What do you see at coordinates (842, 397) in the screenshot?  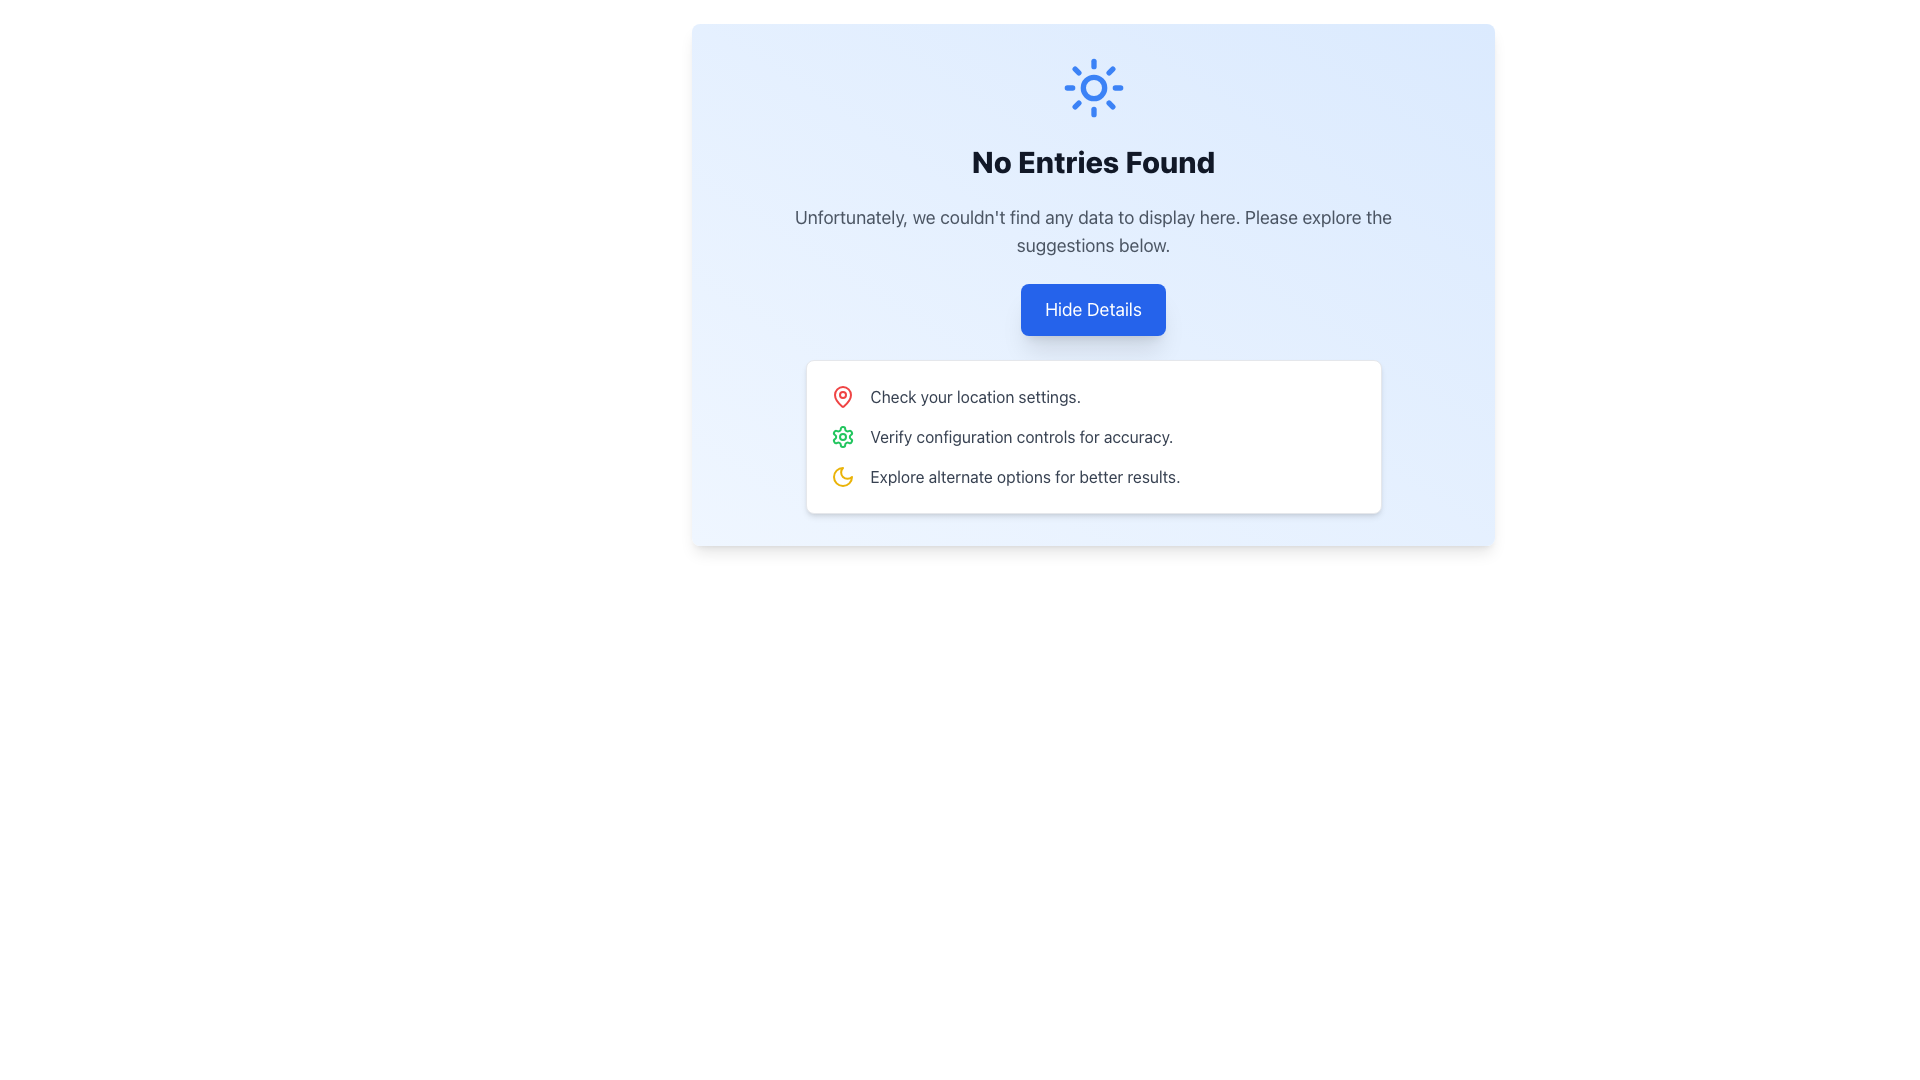 I see `the icon that precedes the text 'Check your location settings' to emphasize its context about location` at bounding box center [842, 397].